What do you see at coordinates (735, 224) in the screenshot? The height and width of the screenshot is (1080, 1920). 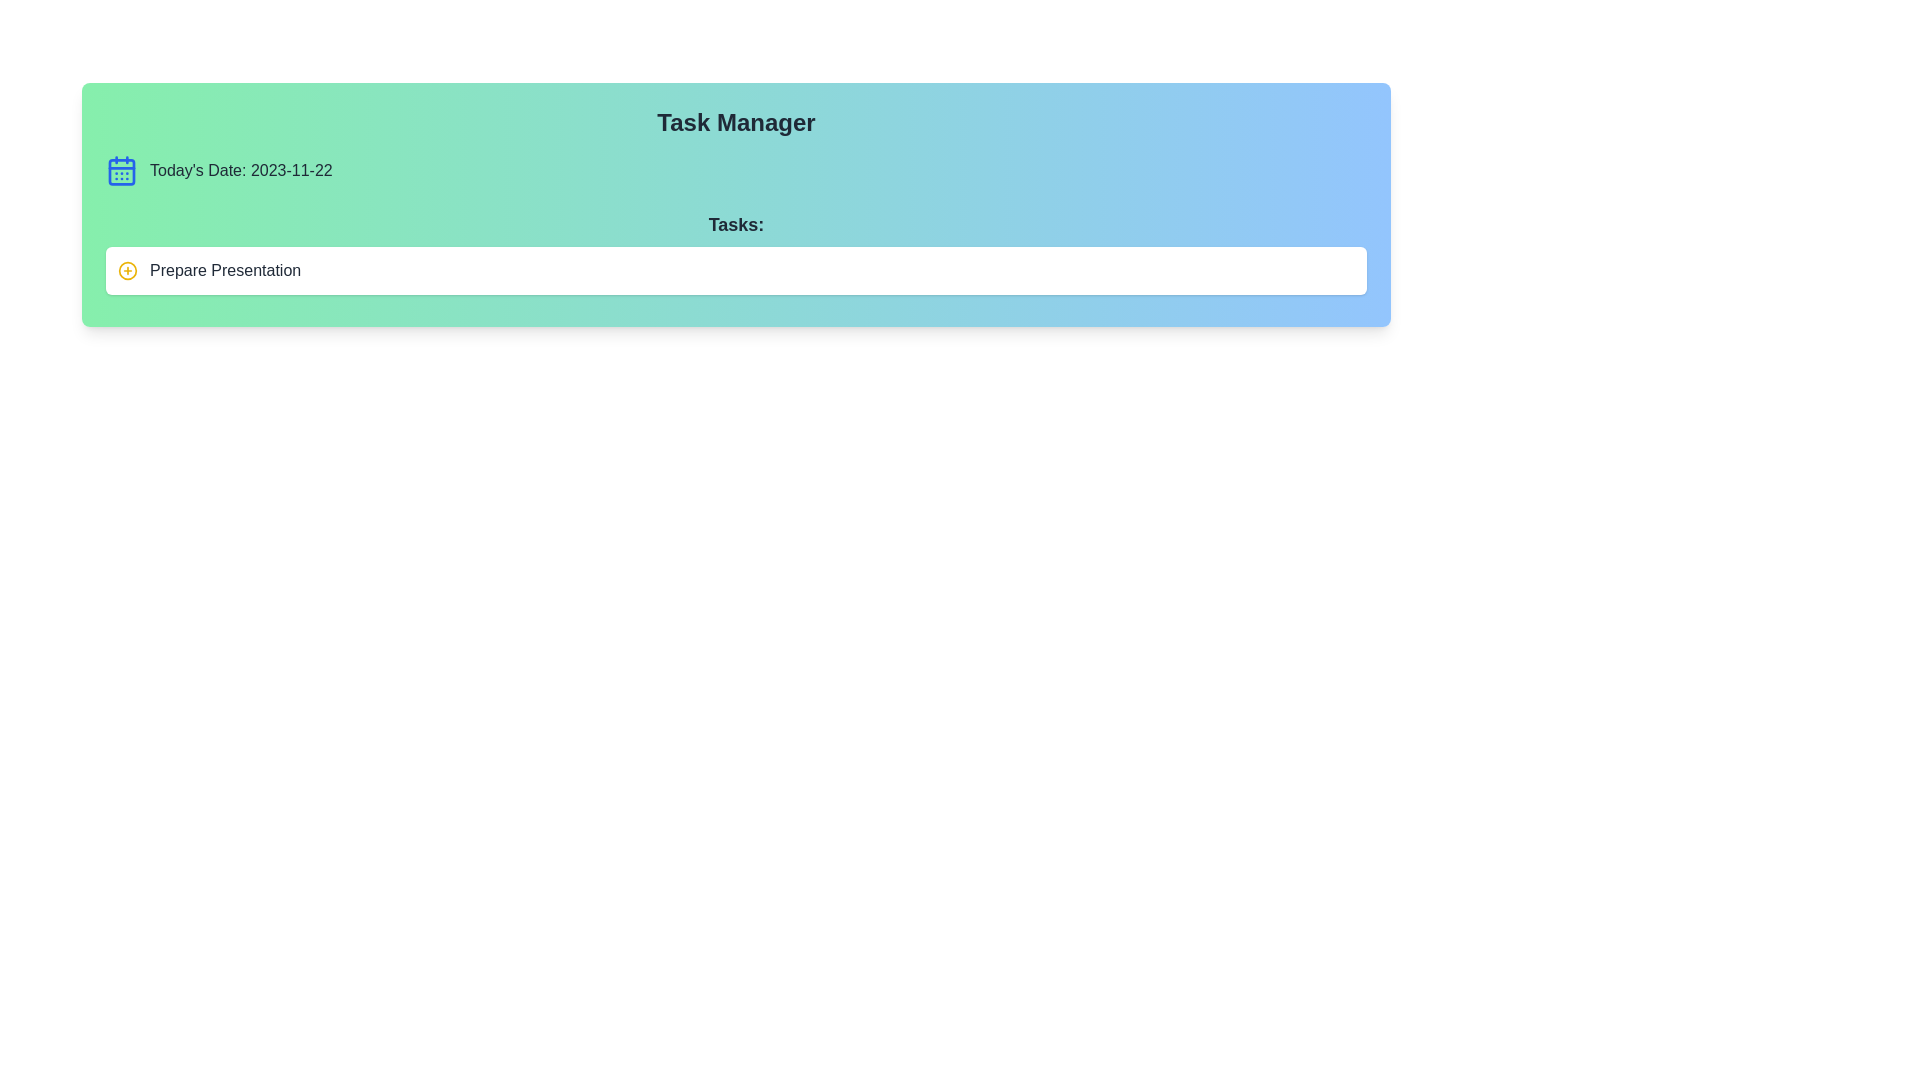 I see `text label 'Tasks:' which is styled as a header and positioned above the task list in the task management interface` at bounding box center [735, 224].